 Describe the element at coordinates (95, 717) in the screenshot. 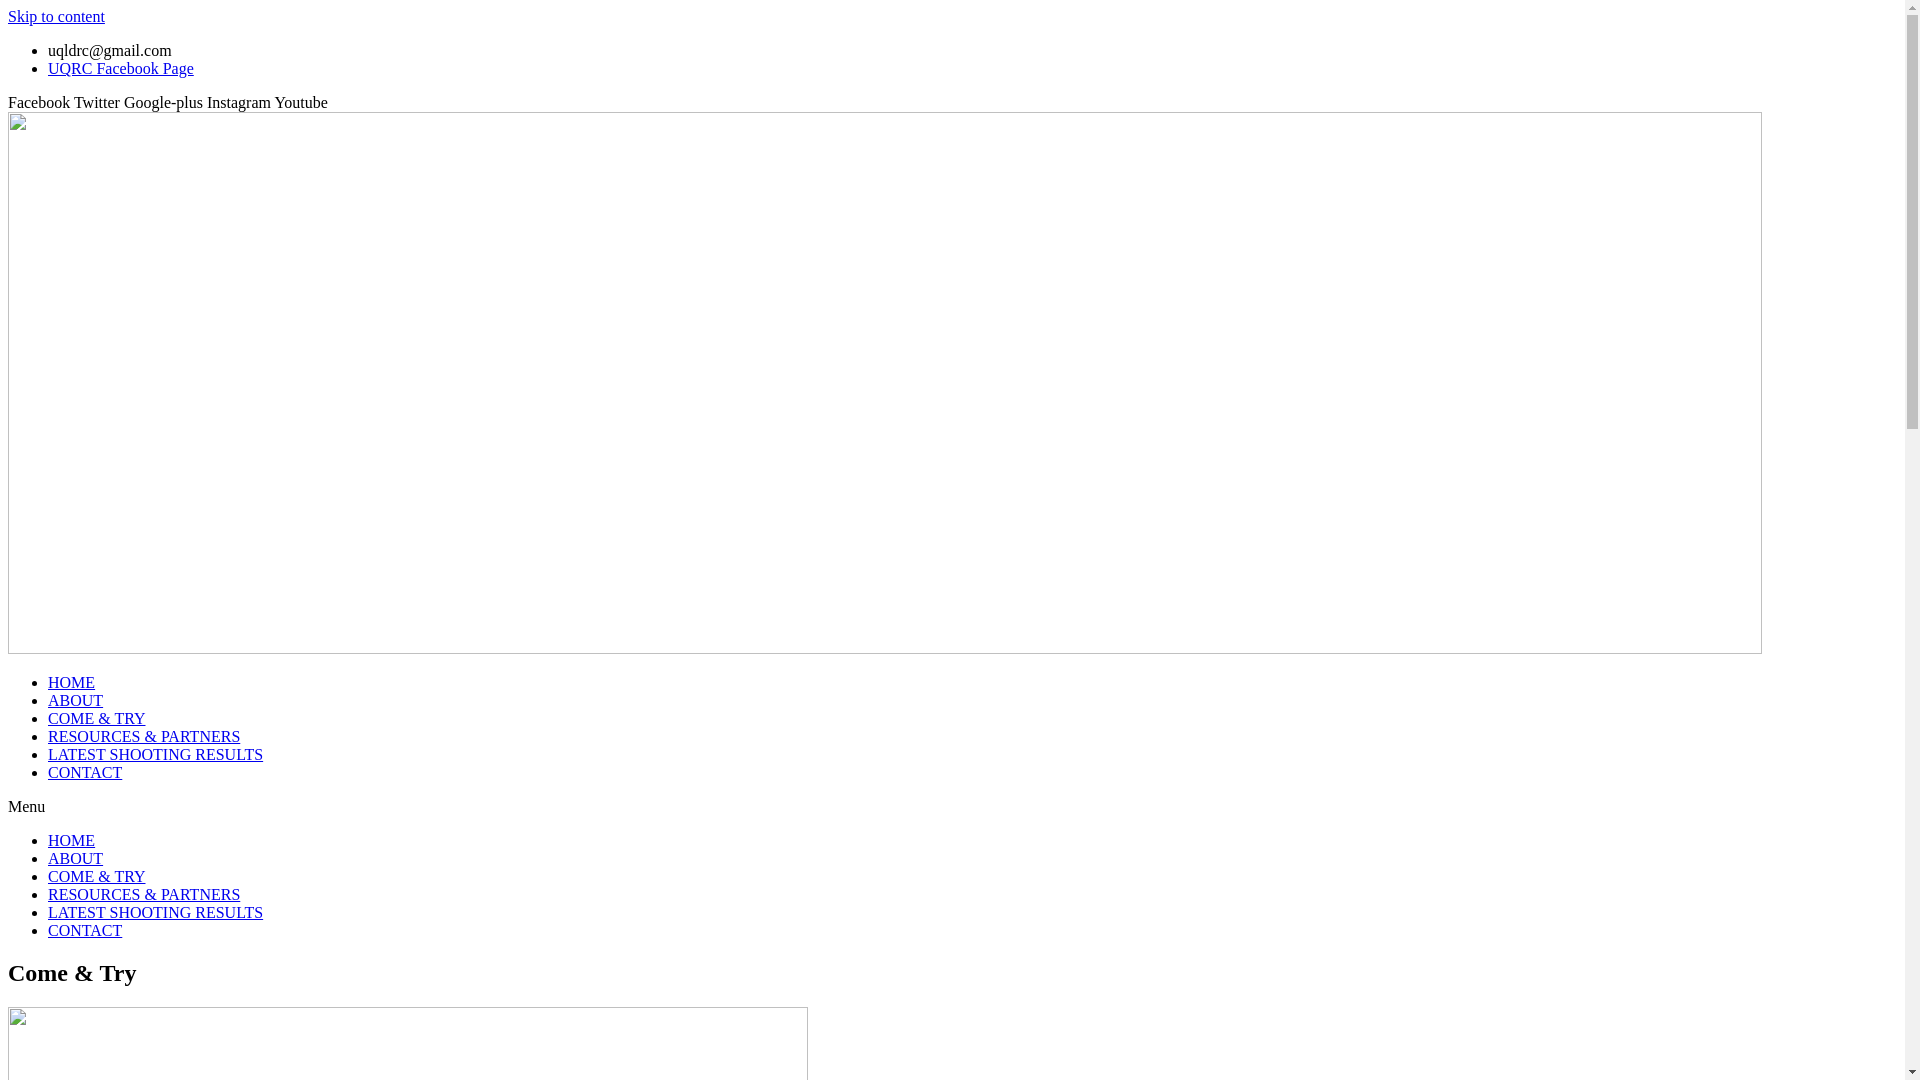

I see `'COME & TRY'` at that location.